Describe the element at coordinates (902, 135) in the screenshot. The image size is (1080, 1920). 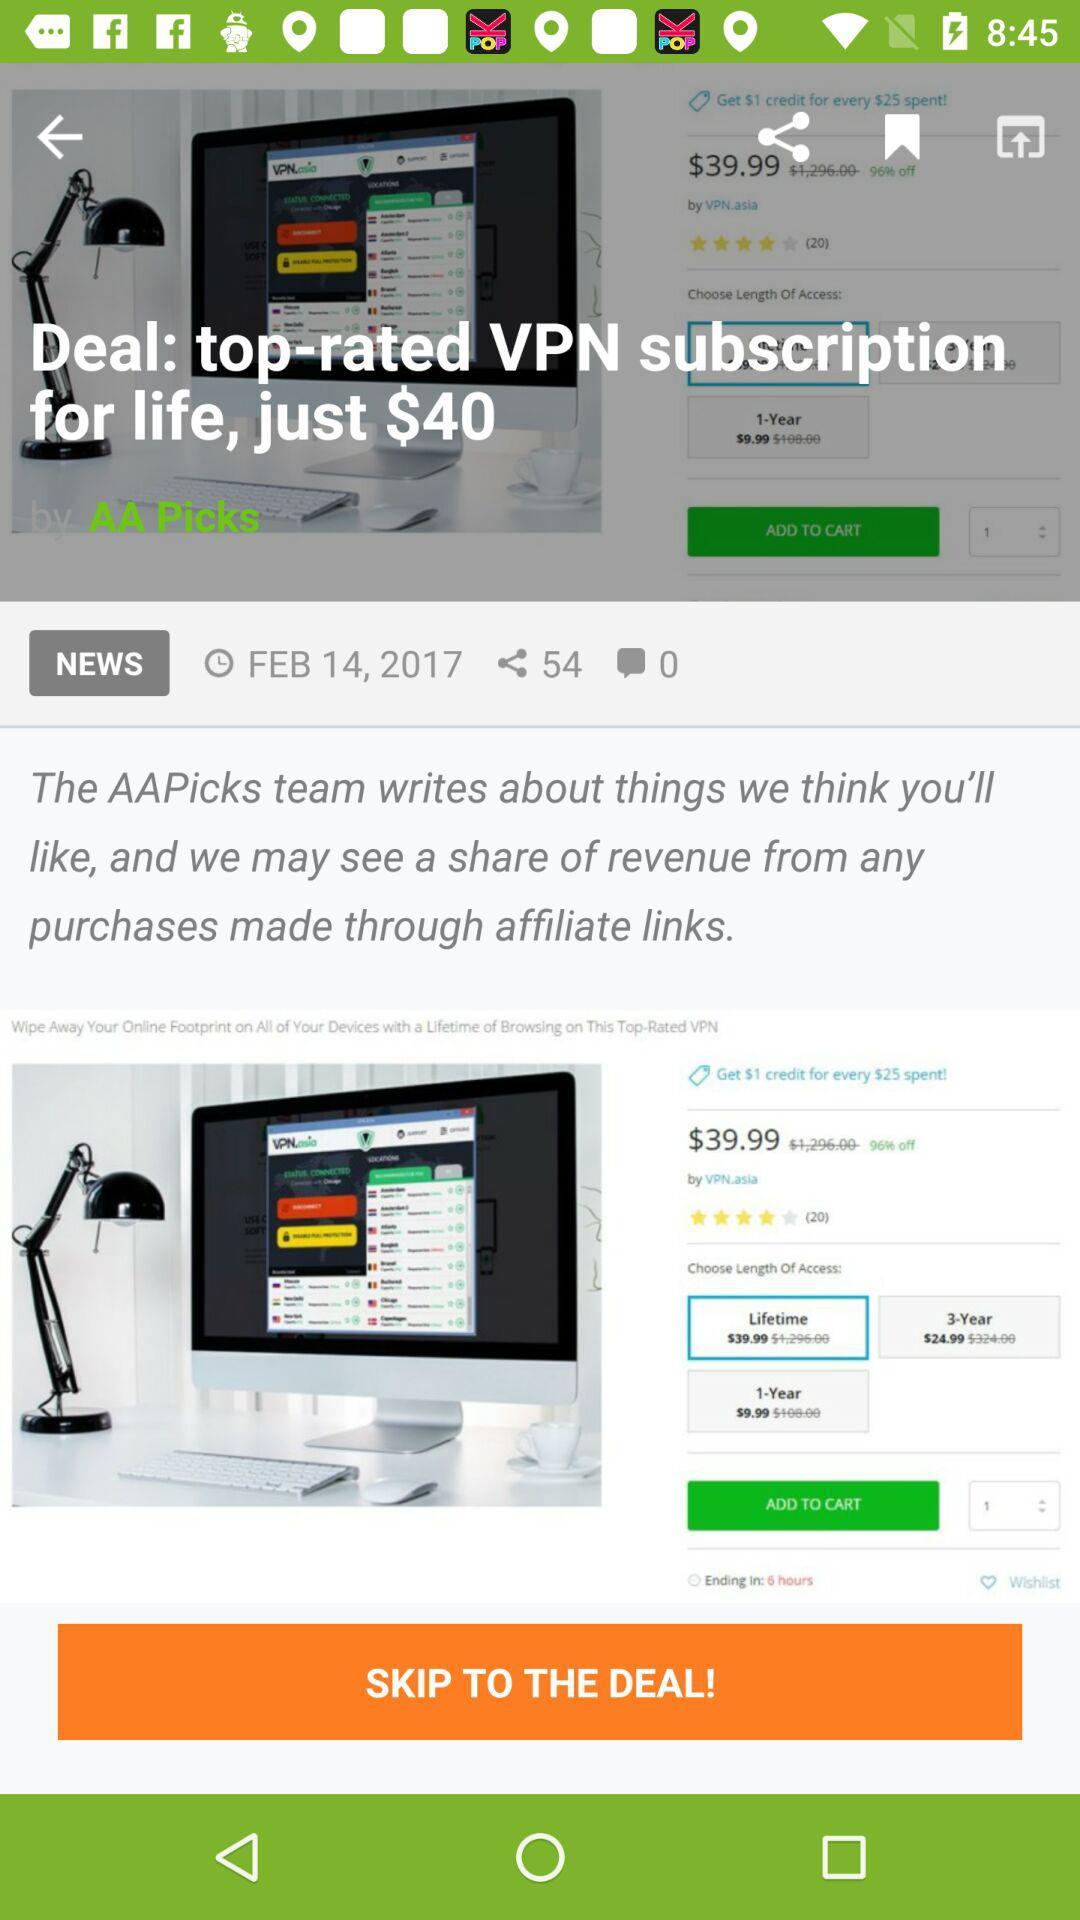
I see `bookmark this page` at that location.